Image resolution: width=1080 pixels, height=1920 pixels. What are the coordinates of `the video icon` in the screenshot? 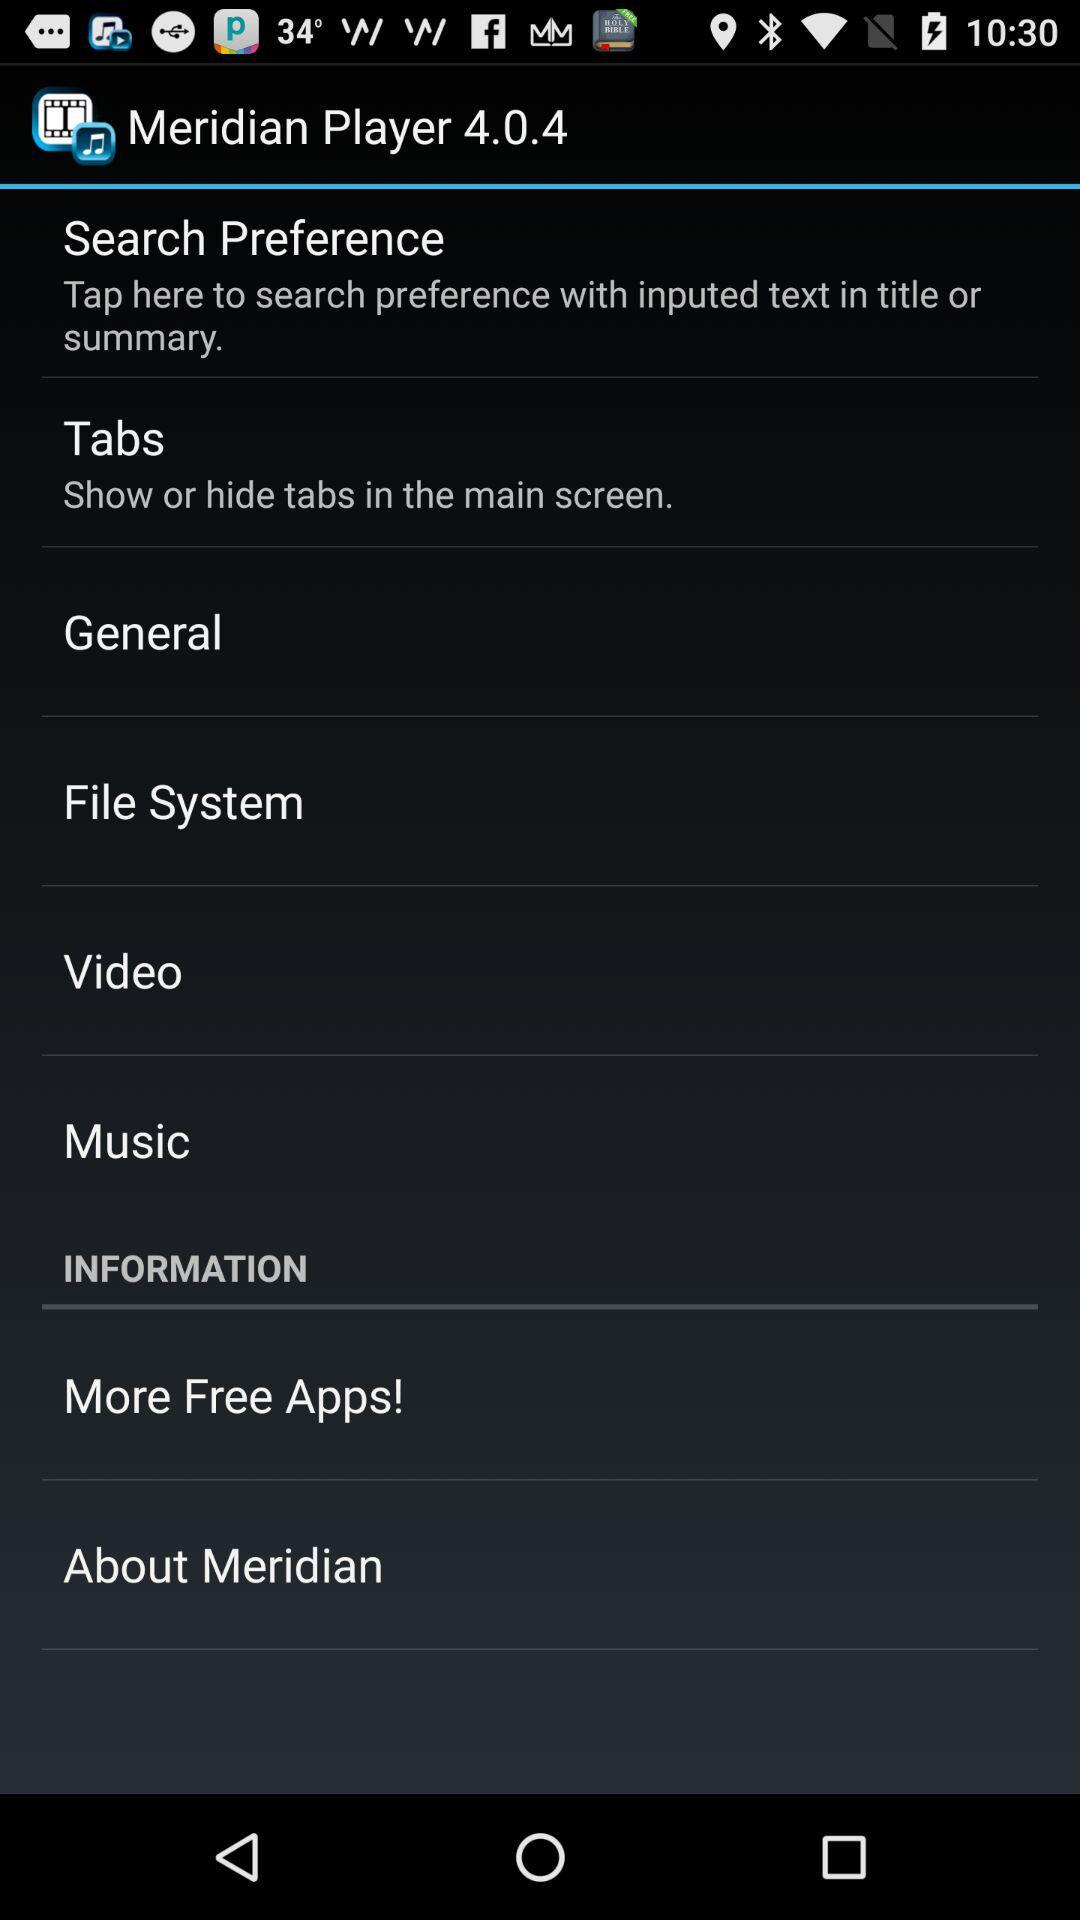 It's located at (123, 970).